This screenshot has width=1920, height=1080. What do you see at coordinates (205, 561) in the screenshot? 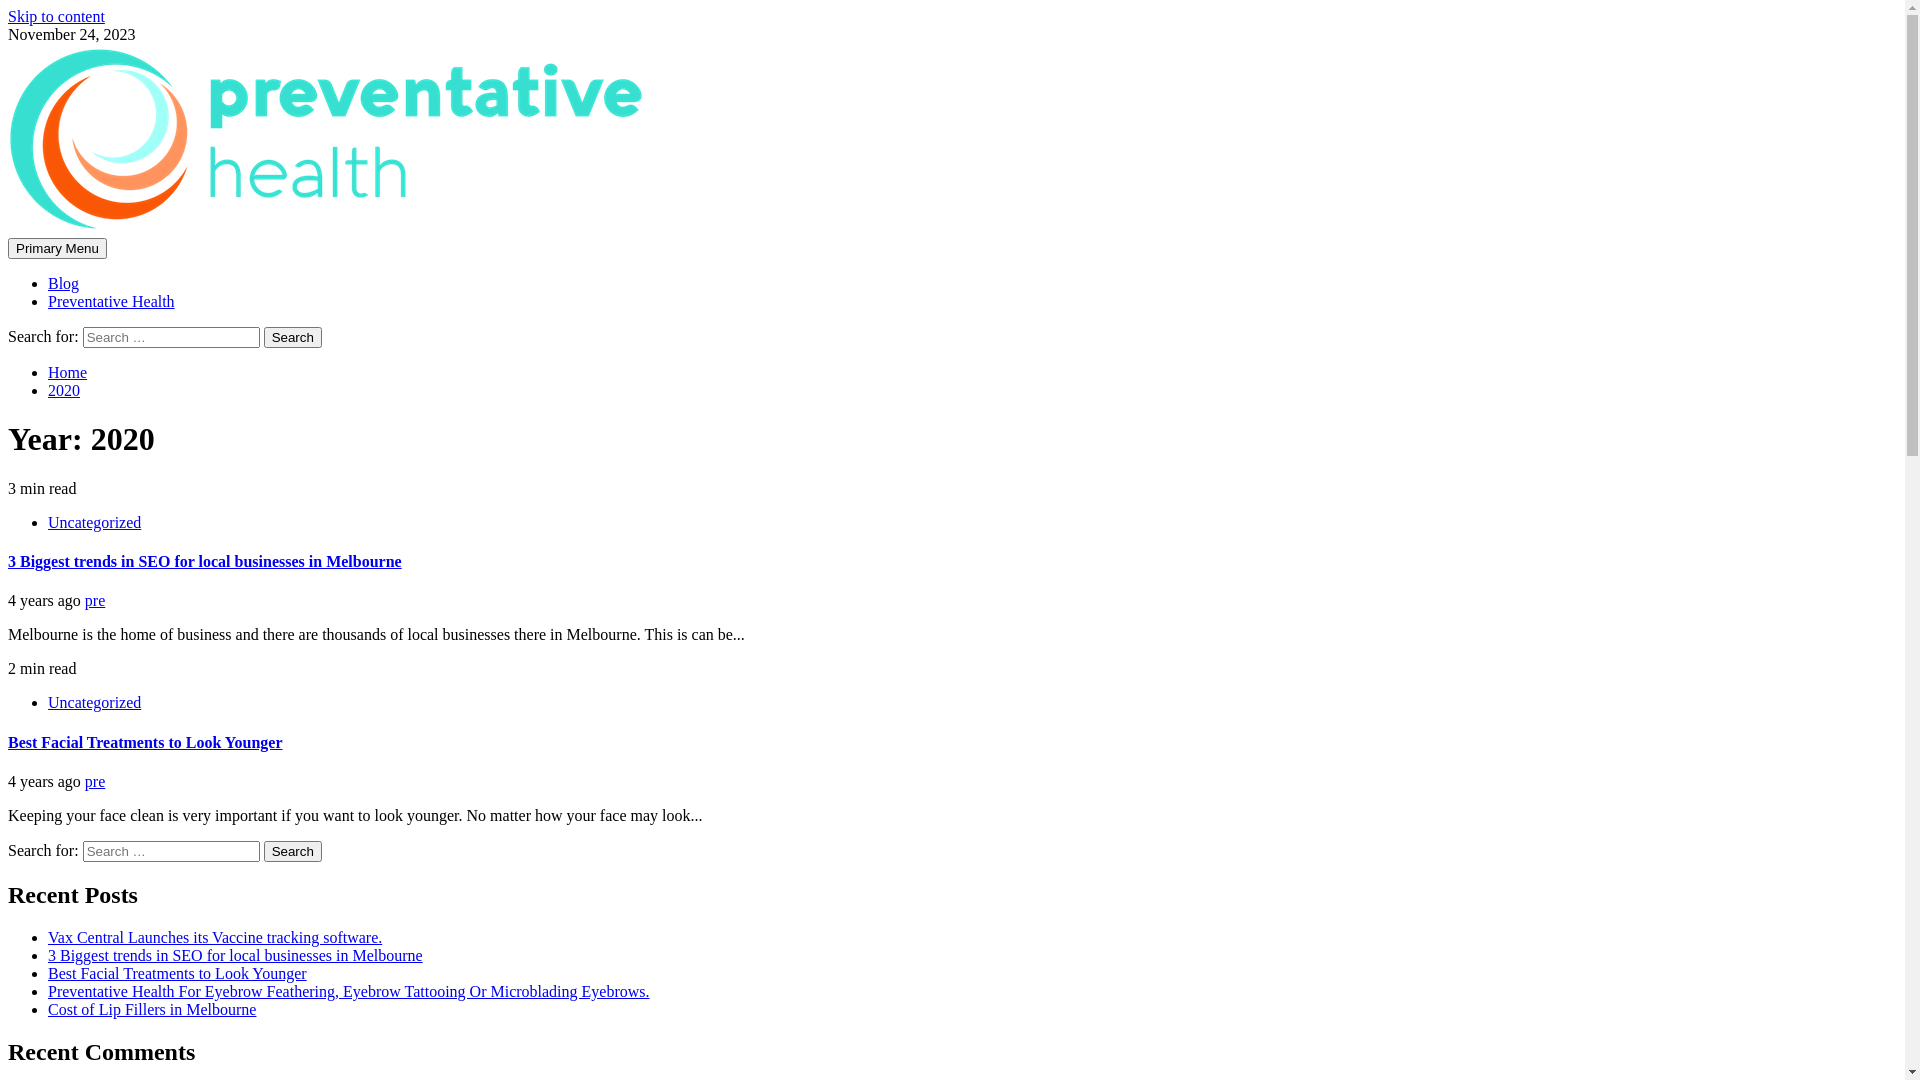
I see `'3 Biggest trends in SEO for local businesses in Melbourne'` at bounding box center [205, 561].